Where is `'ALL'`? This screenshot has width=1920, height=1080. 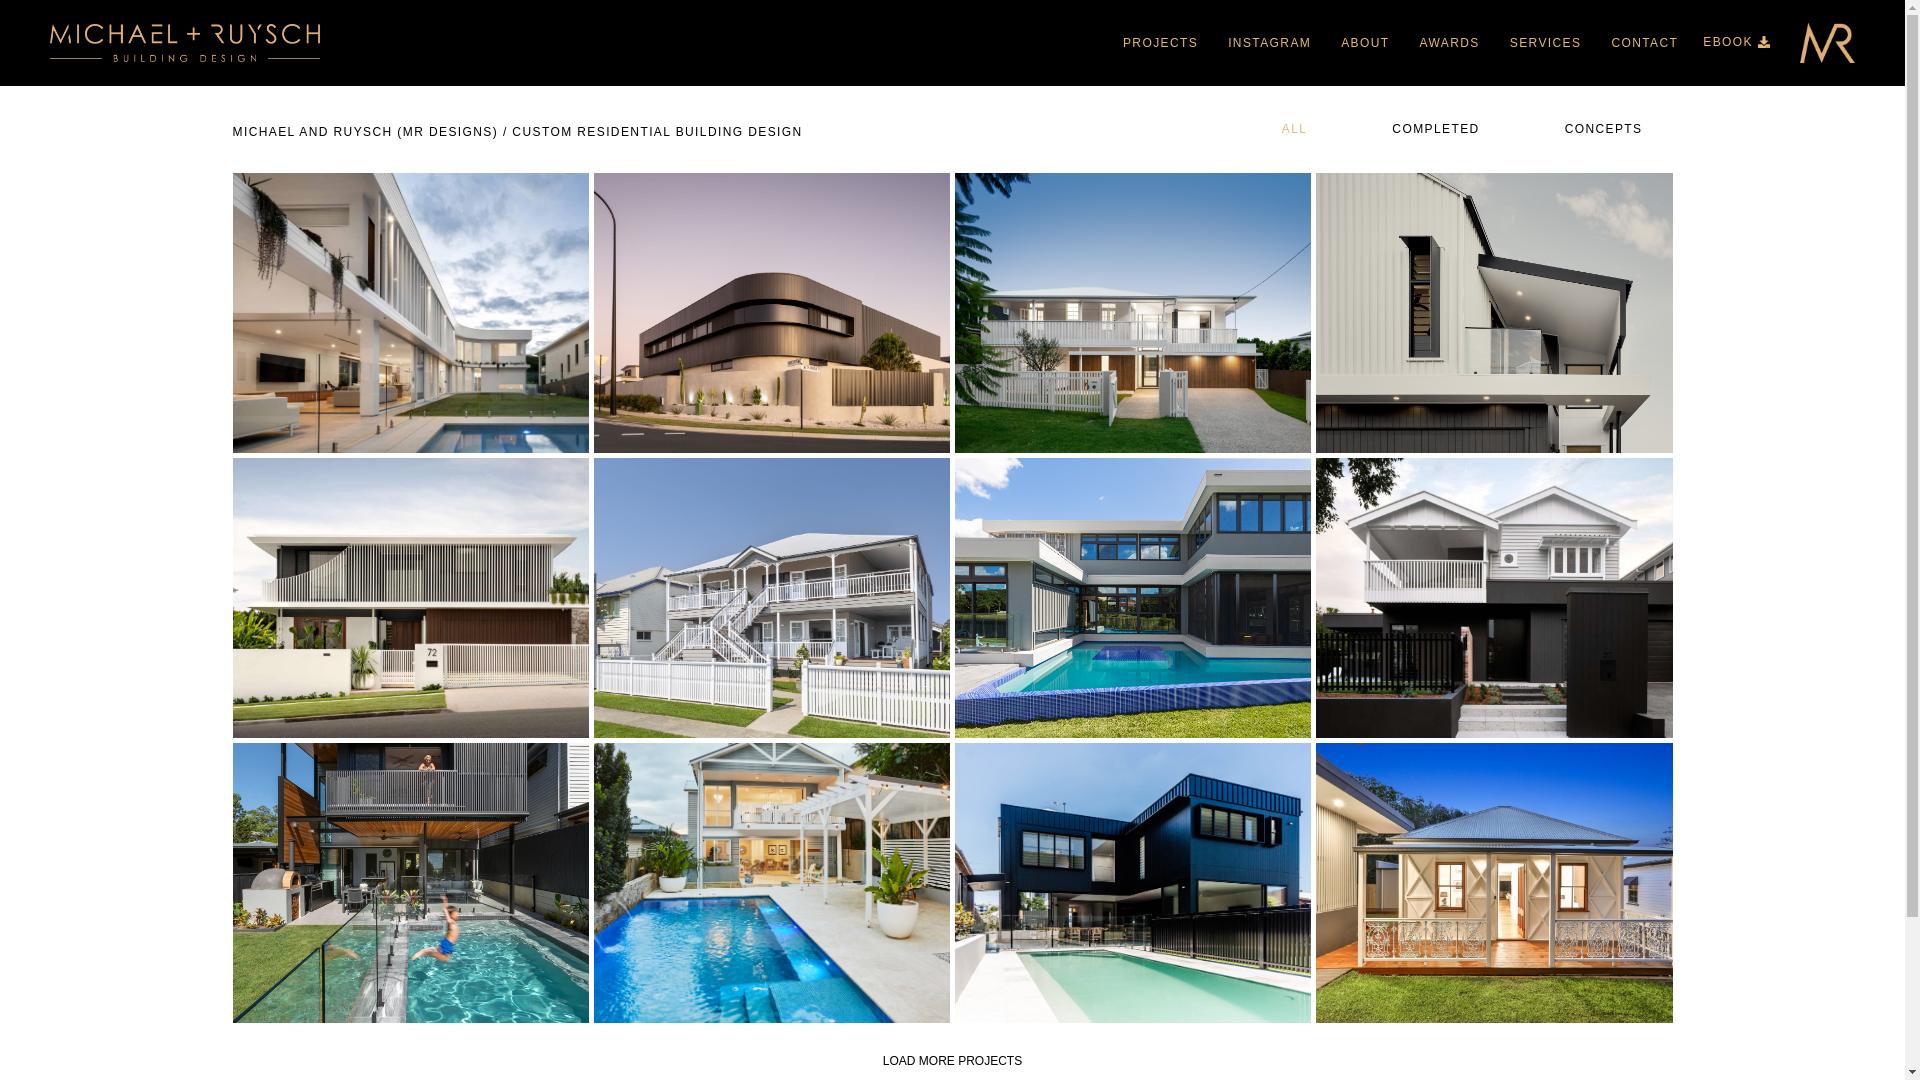
'ALL' is located at coordinates (1292, 131).